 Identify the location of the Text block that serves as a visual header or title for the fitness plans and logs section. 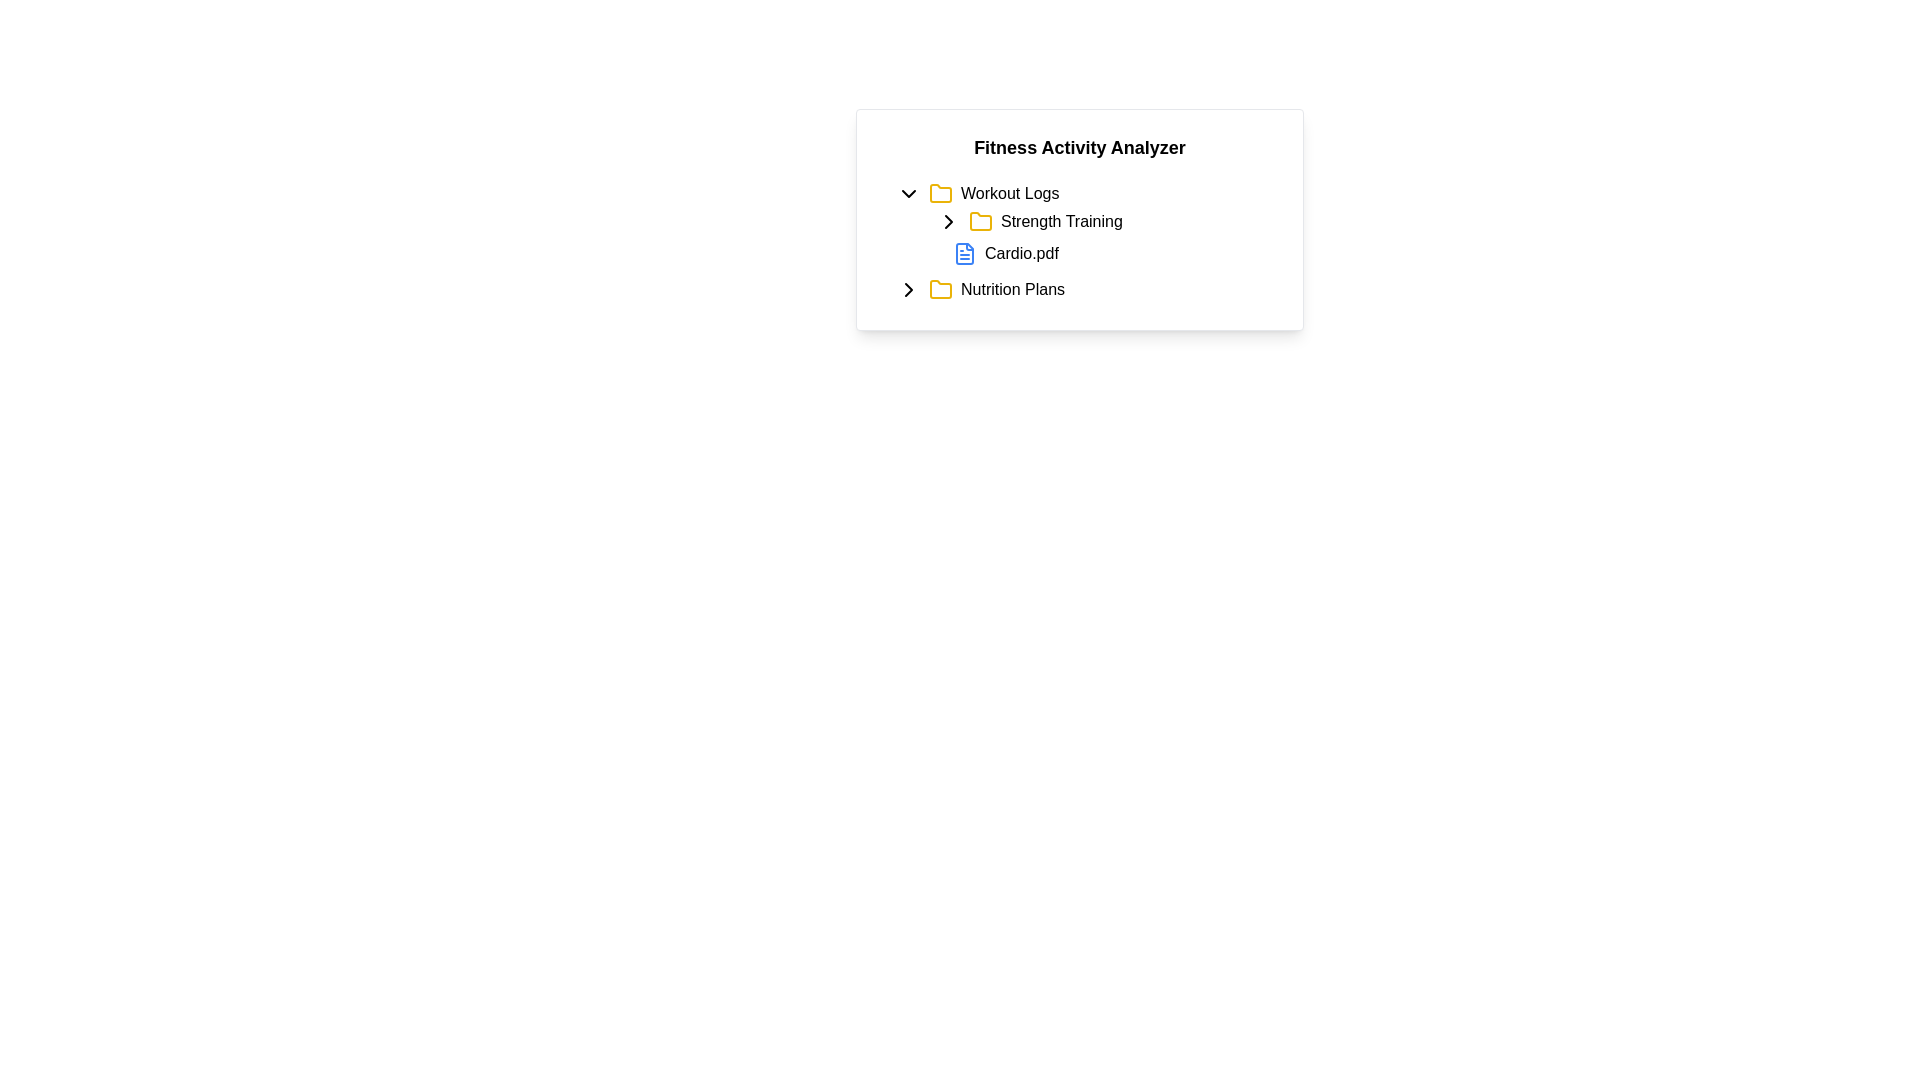
(1079, 146).